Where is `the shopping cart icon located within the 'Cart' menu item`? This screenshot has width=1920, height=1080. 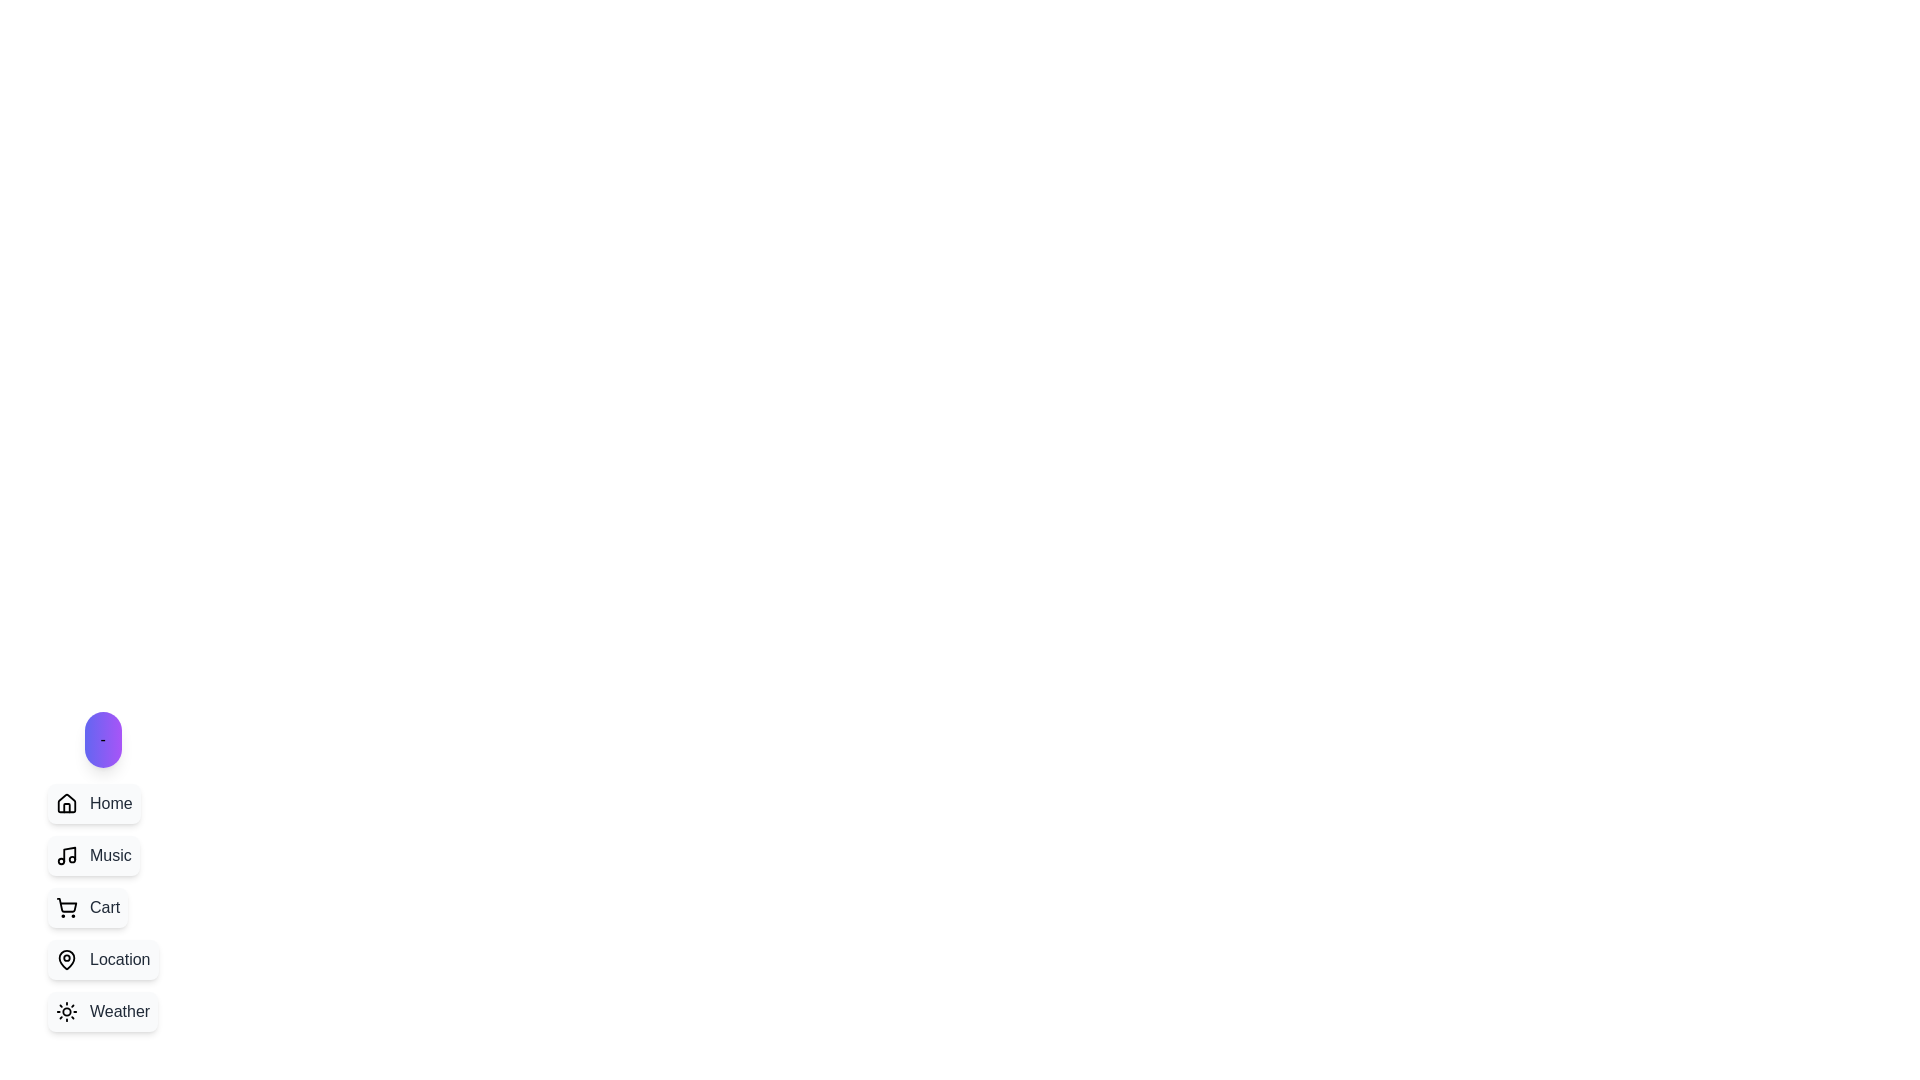 the shopping cart icon located within the 'Cart' menu item is located at coordinates (67, 907).